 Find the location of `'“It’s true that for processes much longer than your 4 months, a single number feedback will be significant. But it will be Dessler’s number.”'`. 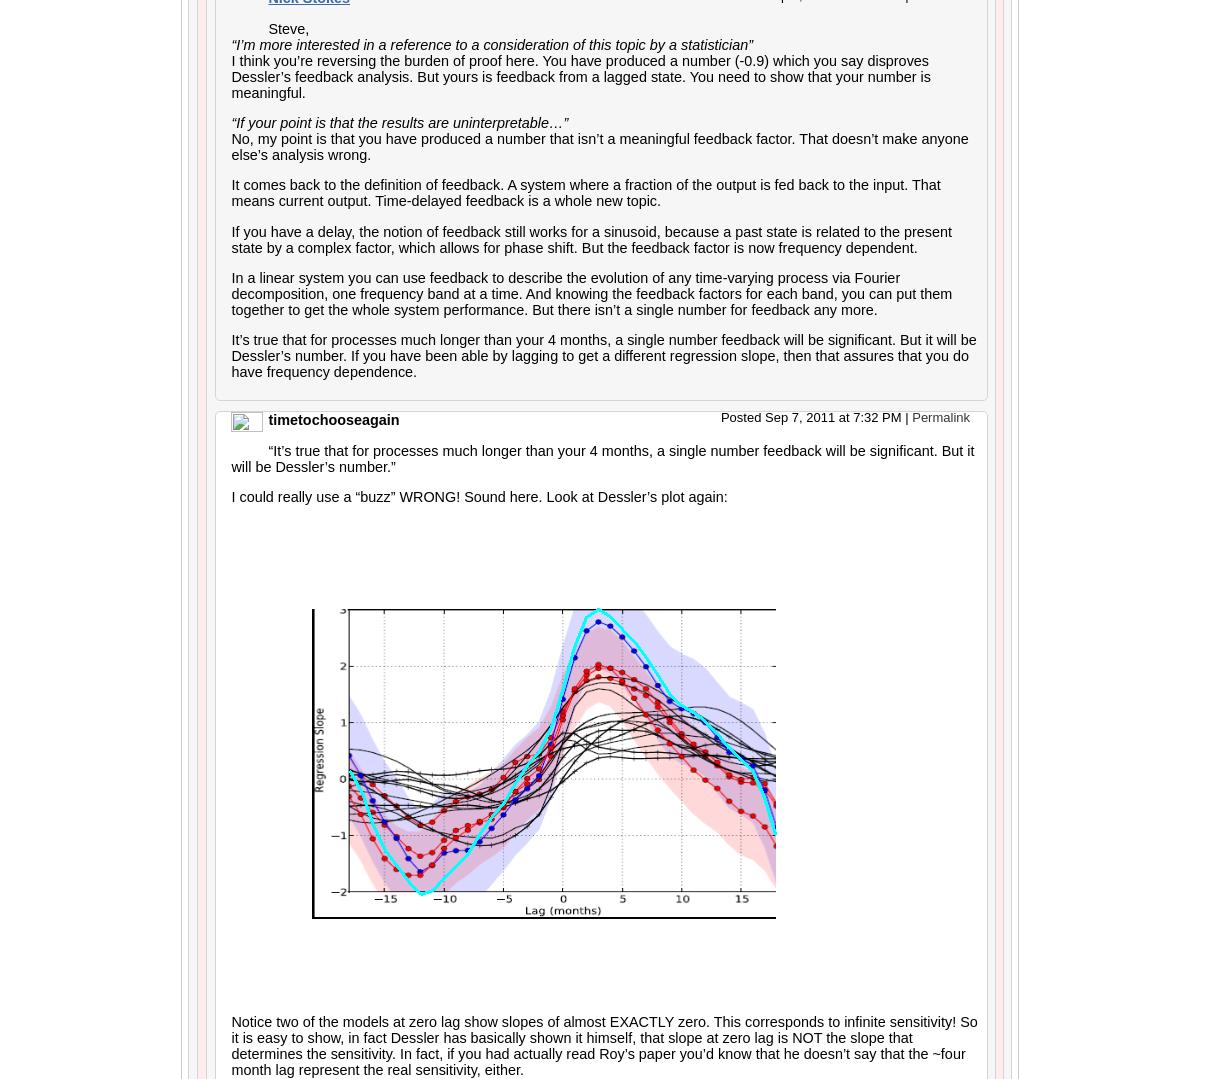

'“It’s true that for processes much longer than your 4 months, a single number feedback will be significant. But it will be Dessler’s number.”' is located at coordinates (602, 457).